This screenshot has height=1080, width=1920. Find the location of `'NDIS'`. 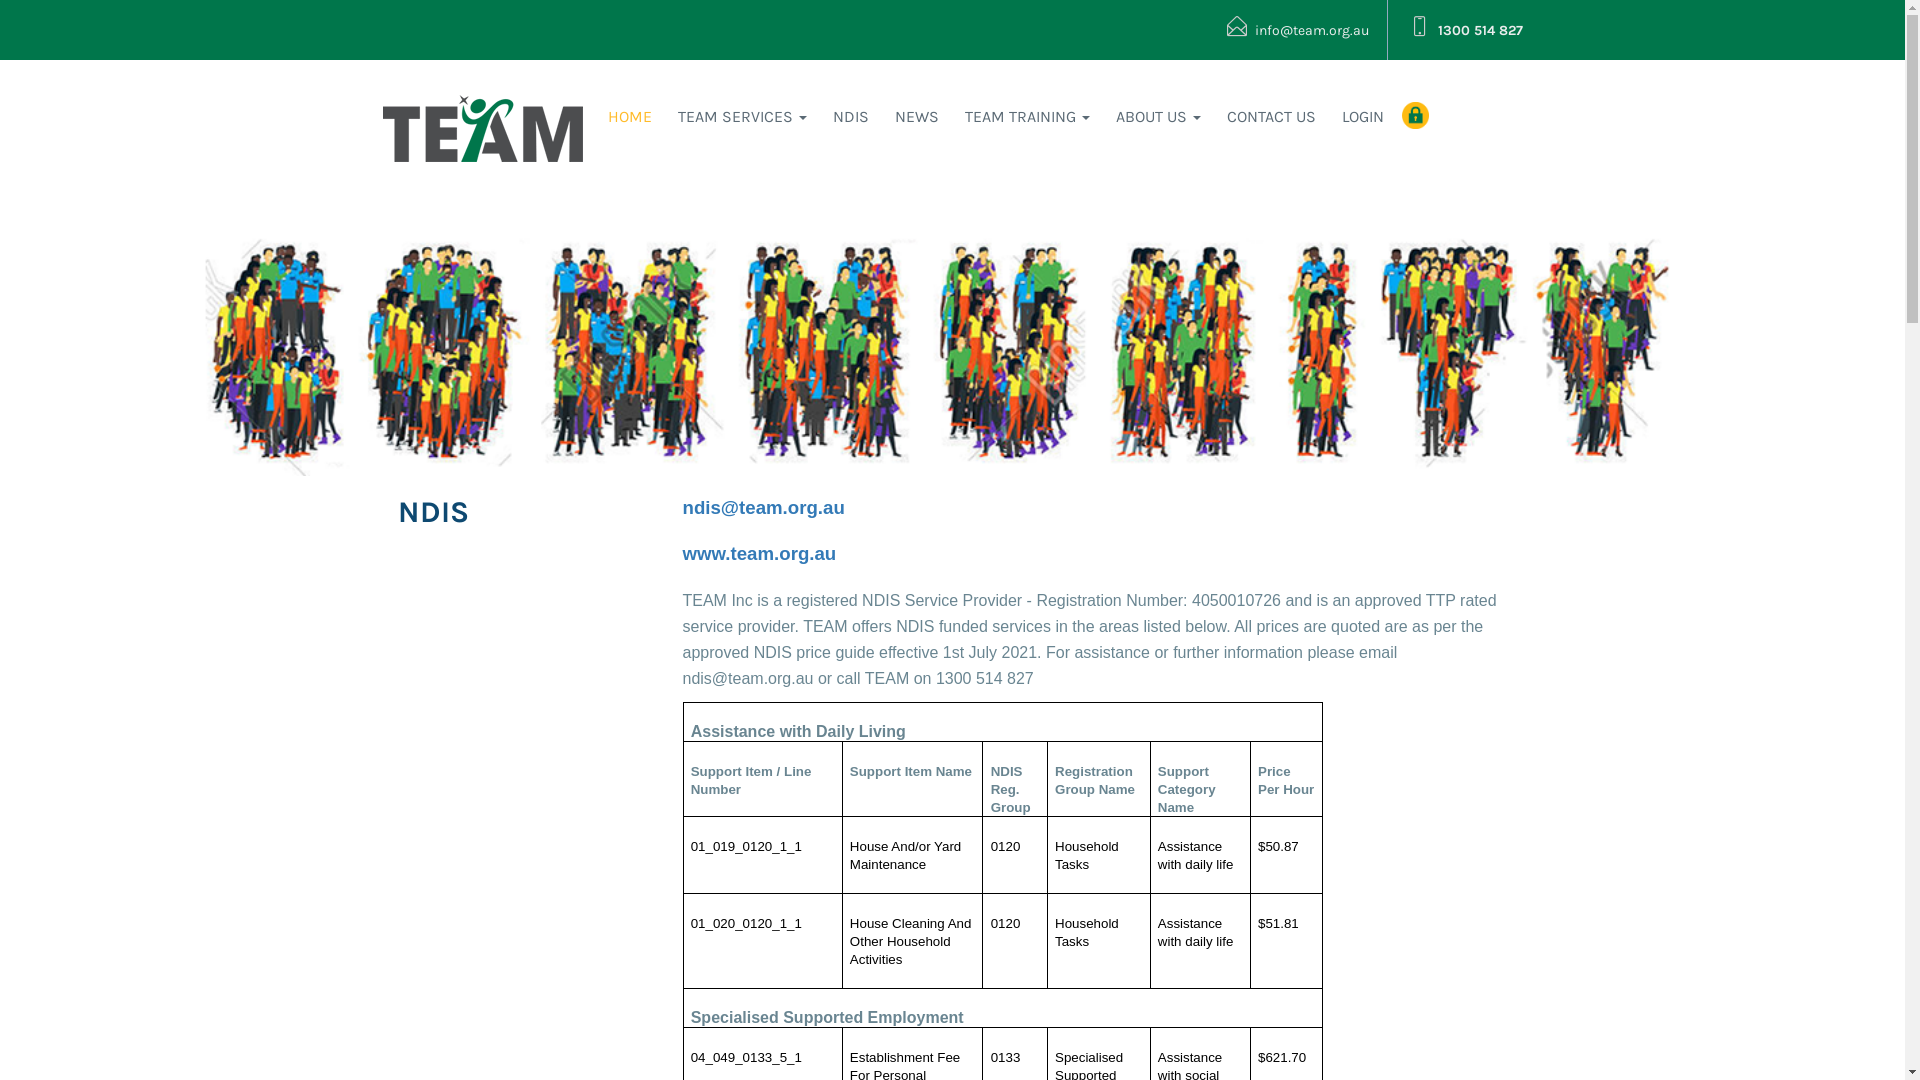

'NDIS' is located at coordinates (850, 116).